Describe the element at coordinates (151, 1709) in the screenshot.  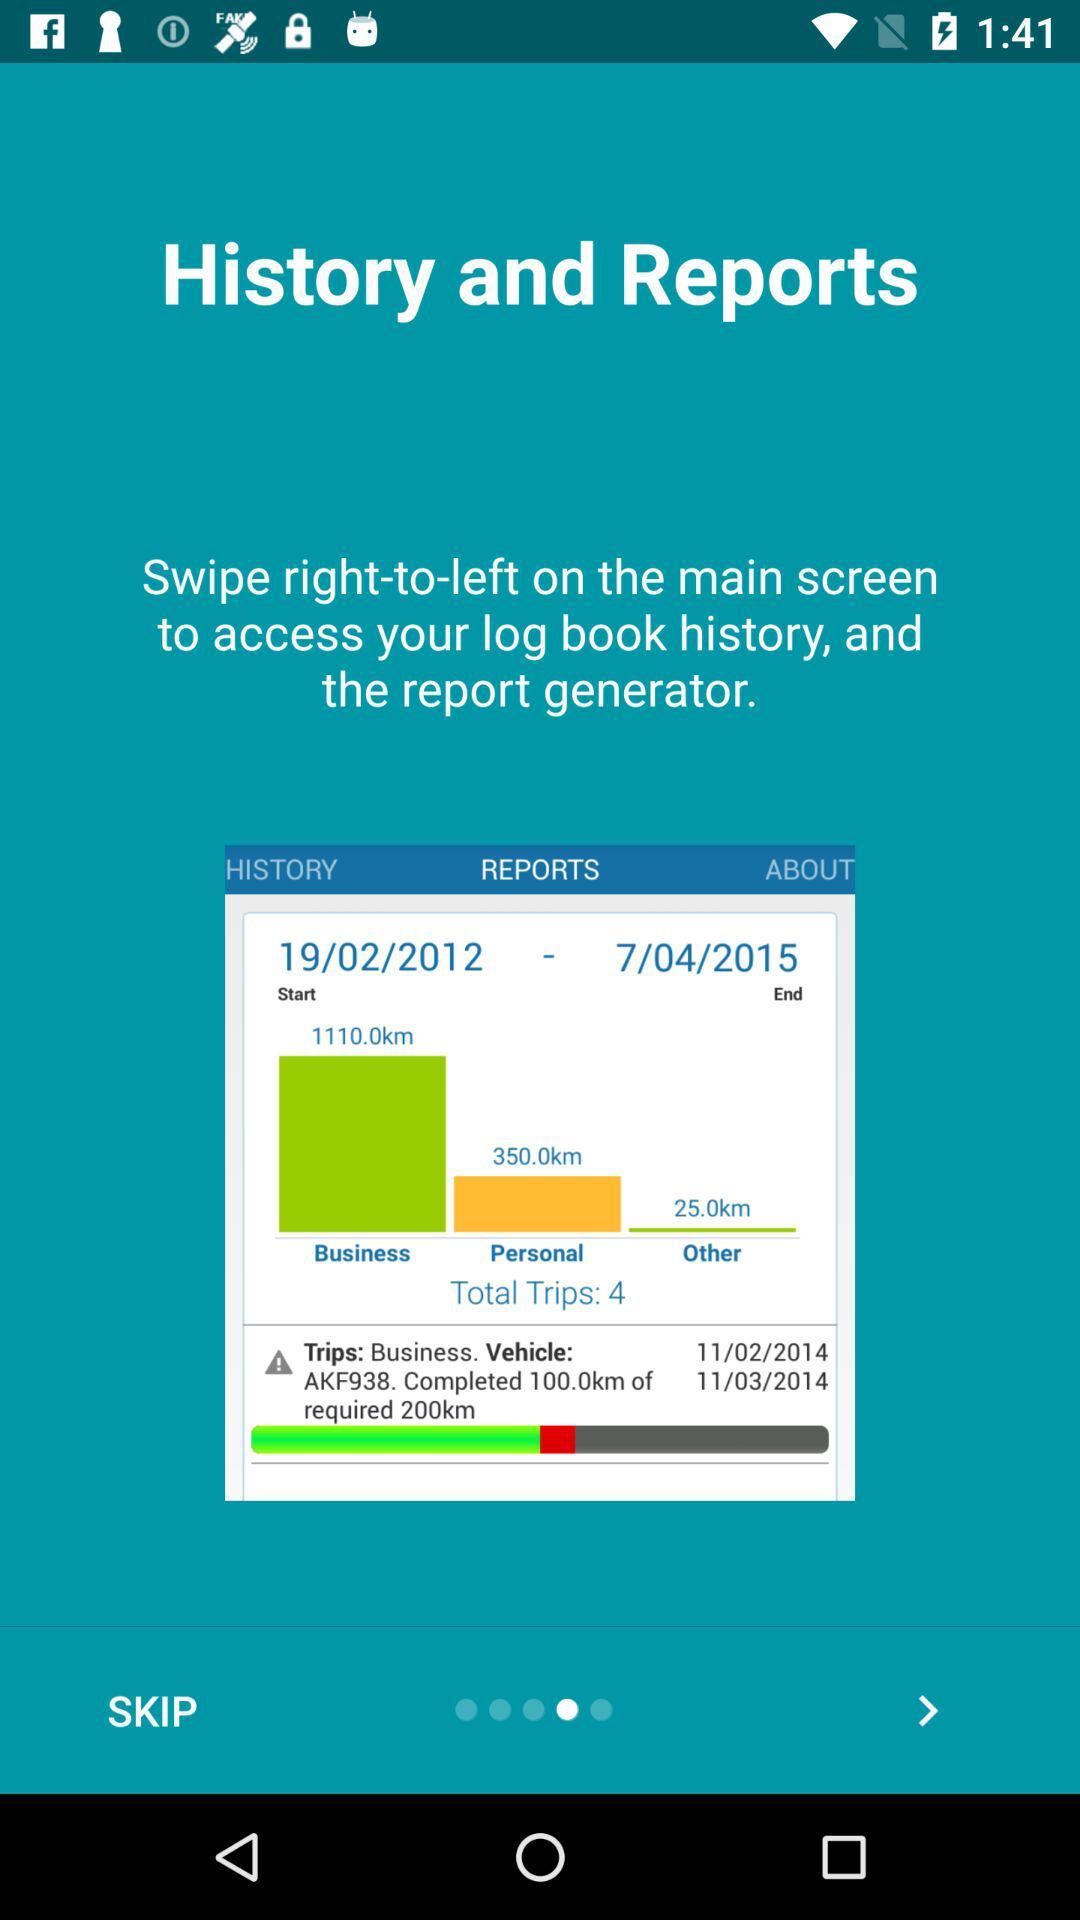
I see `skip icon` at that location.